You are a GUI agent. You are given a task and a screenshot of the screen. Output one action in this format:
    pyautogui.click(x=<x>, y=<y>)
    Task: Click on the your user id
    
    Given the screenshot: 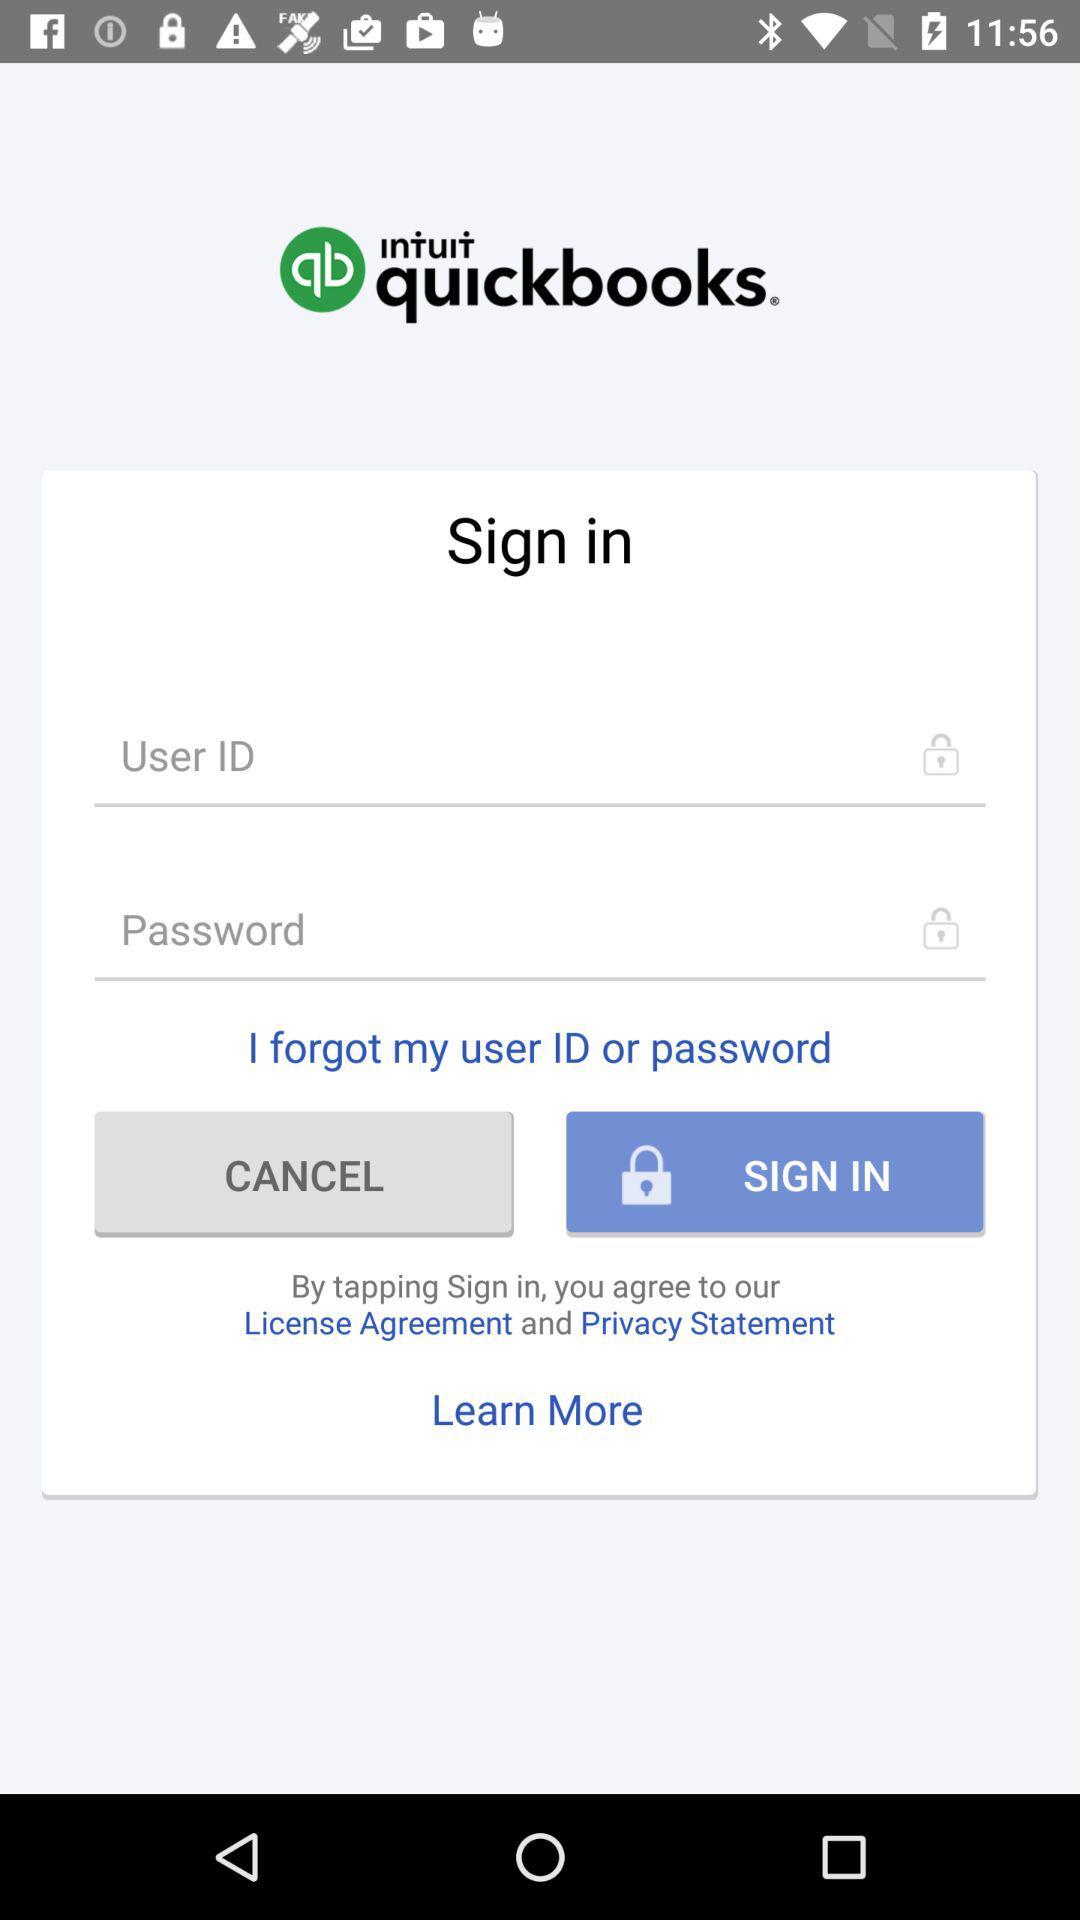 What is the action you would take?
    pyautogui.click(x=540, y=753)
    